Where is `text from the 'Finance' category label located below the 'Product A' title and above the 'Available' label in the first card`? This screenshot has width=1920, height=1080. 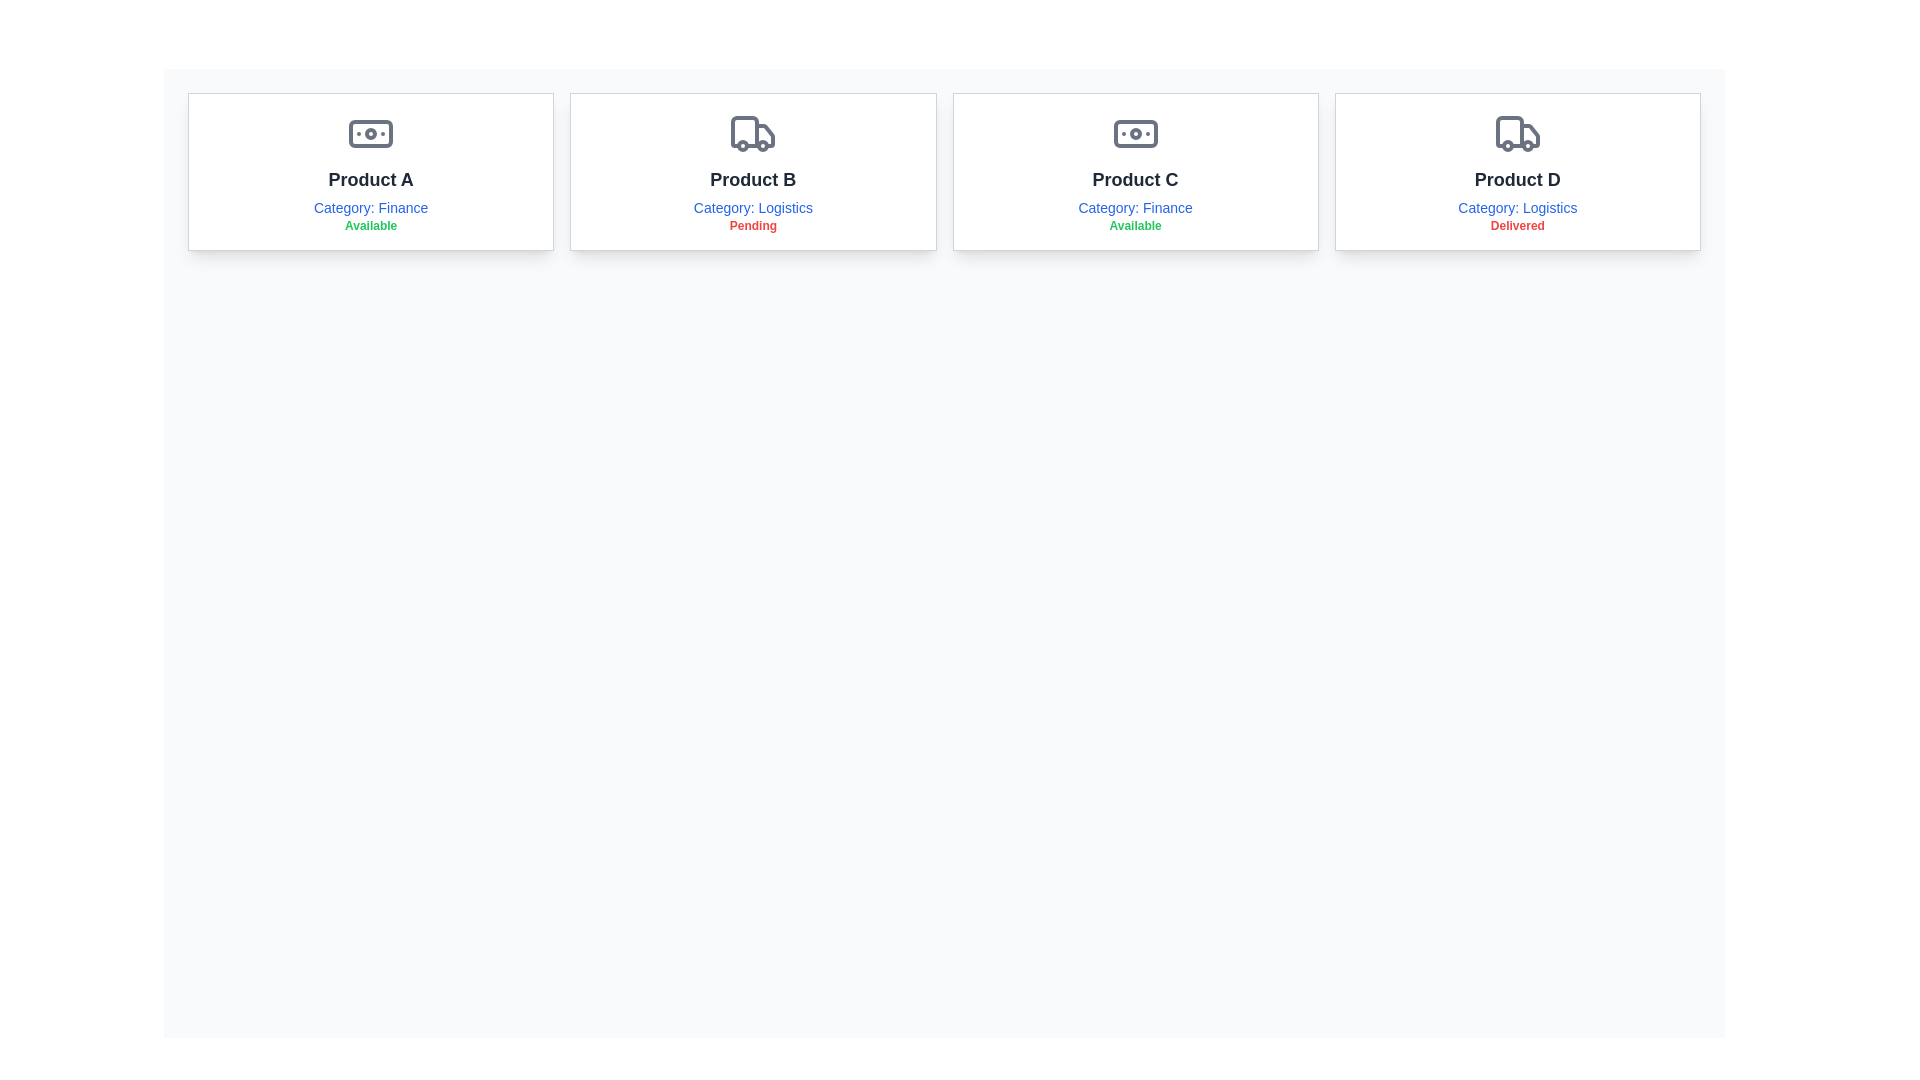
text from the 'Finance' category label located below the 'Product A' title and above the 'Available' label in the first card is located at coordinates (371, 208).